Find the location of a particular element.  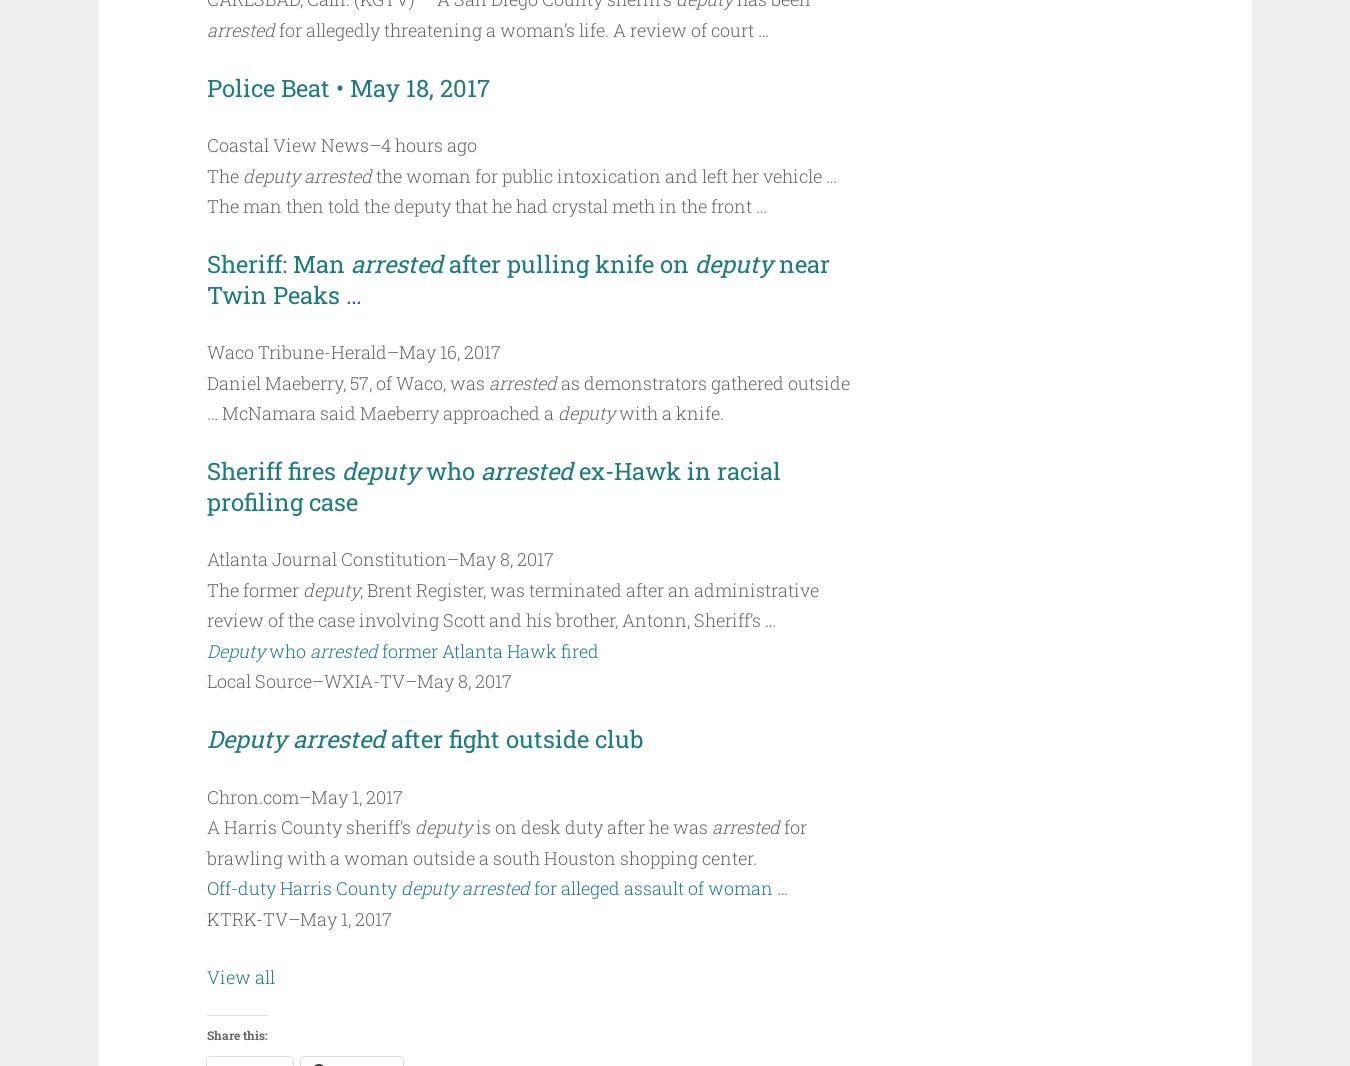

'after fight outside club' is located at coordinates (514, 737).